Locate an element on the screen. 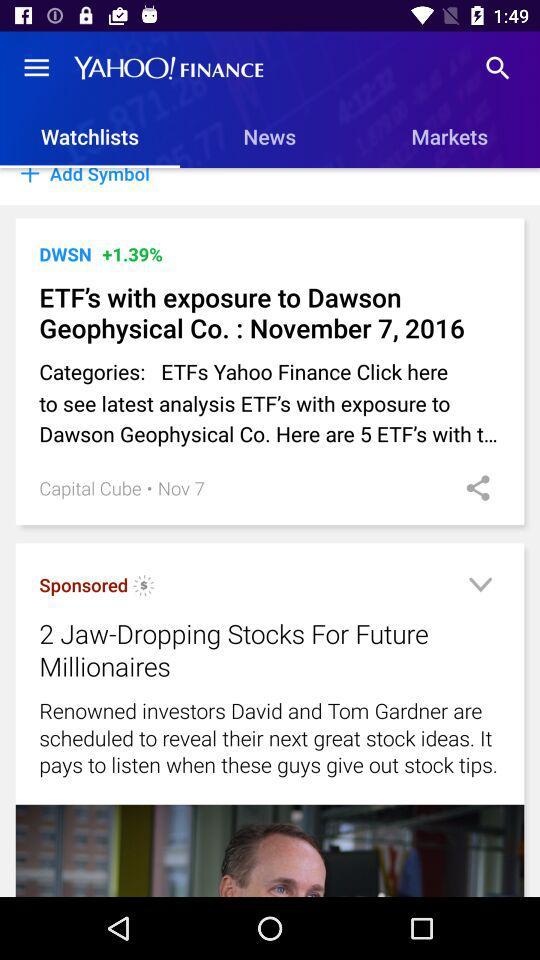  icon next to the +1.39% icon is located at coordinates (65, 253).